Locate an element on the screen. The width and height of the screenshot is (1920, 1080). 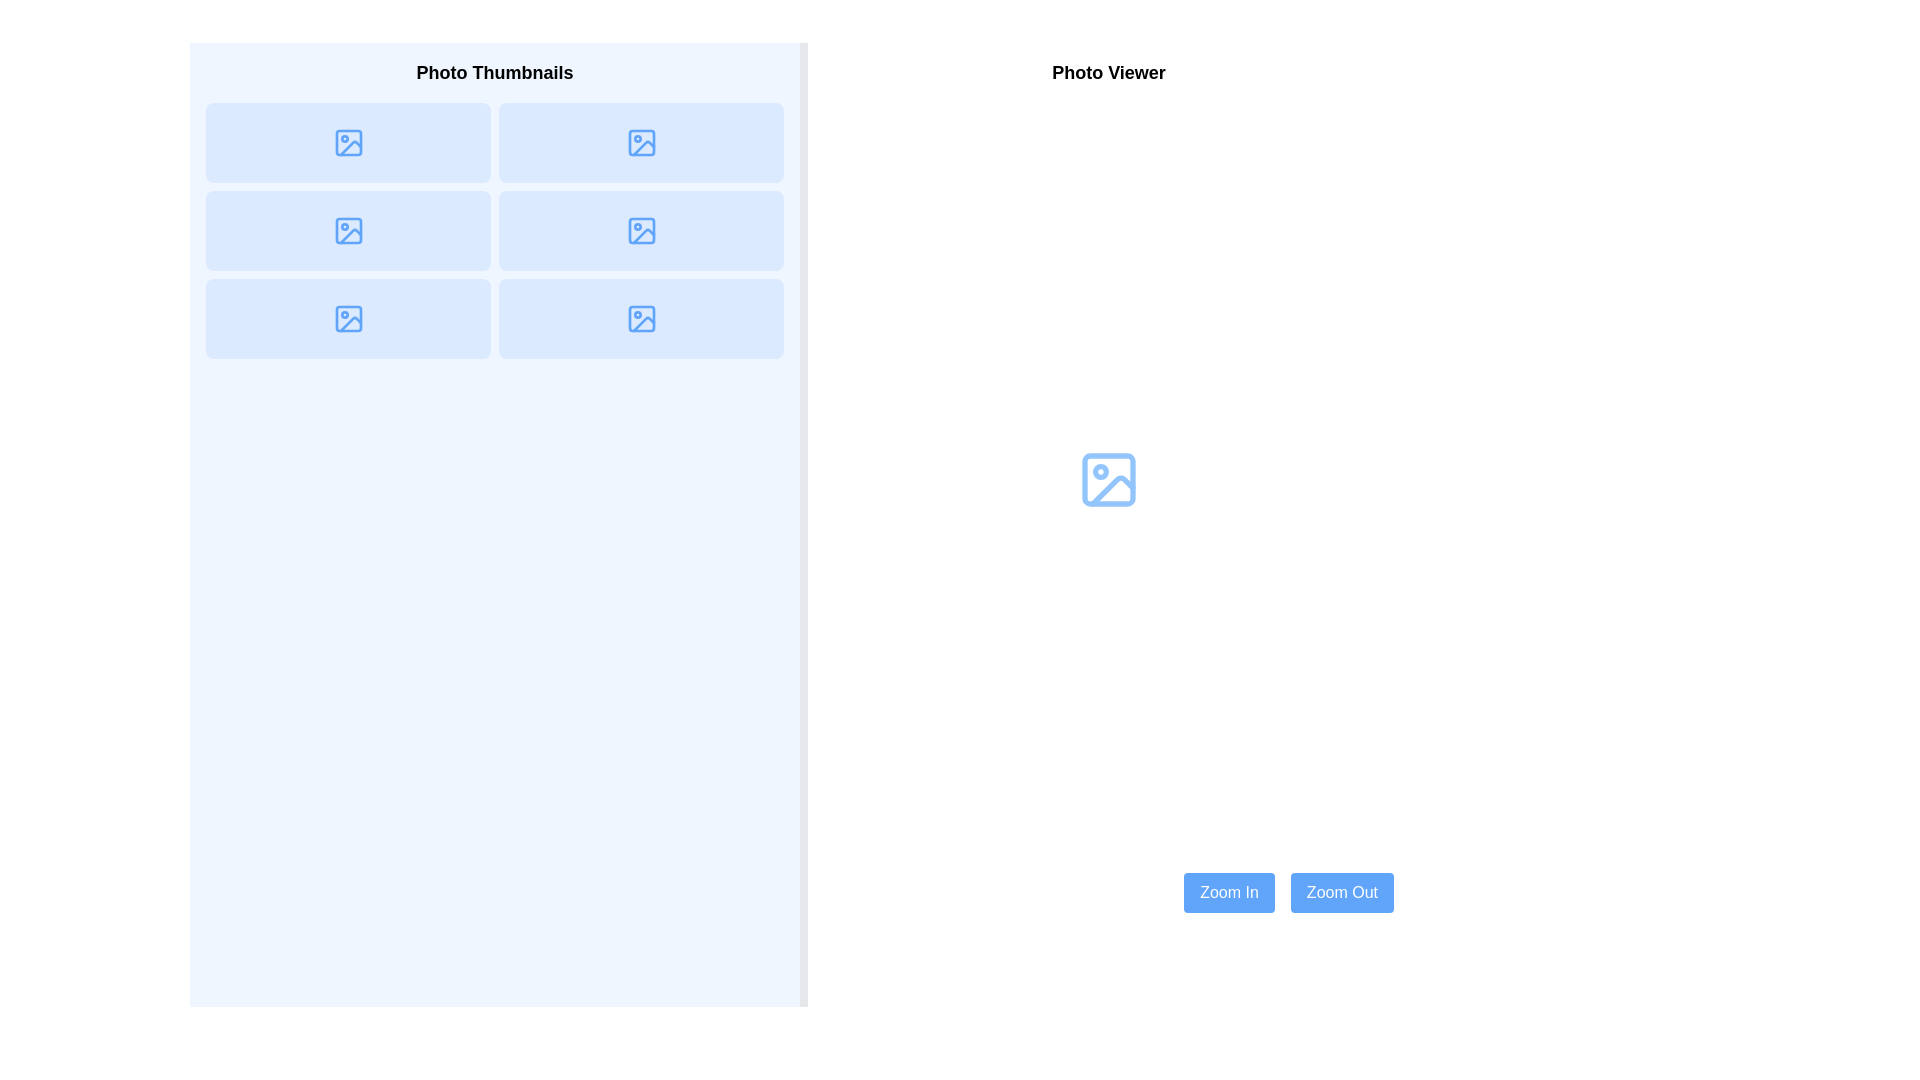
the decorative component located inside the leftmost icon on the top row of the 'Photo Thumbnails' section is located at coordinates (348, 141).